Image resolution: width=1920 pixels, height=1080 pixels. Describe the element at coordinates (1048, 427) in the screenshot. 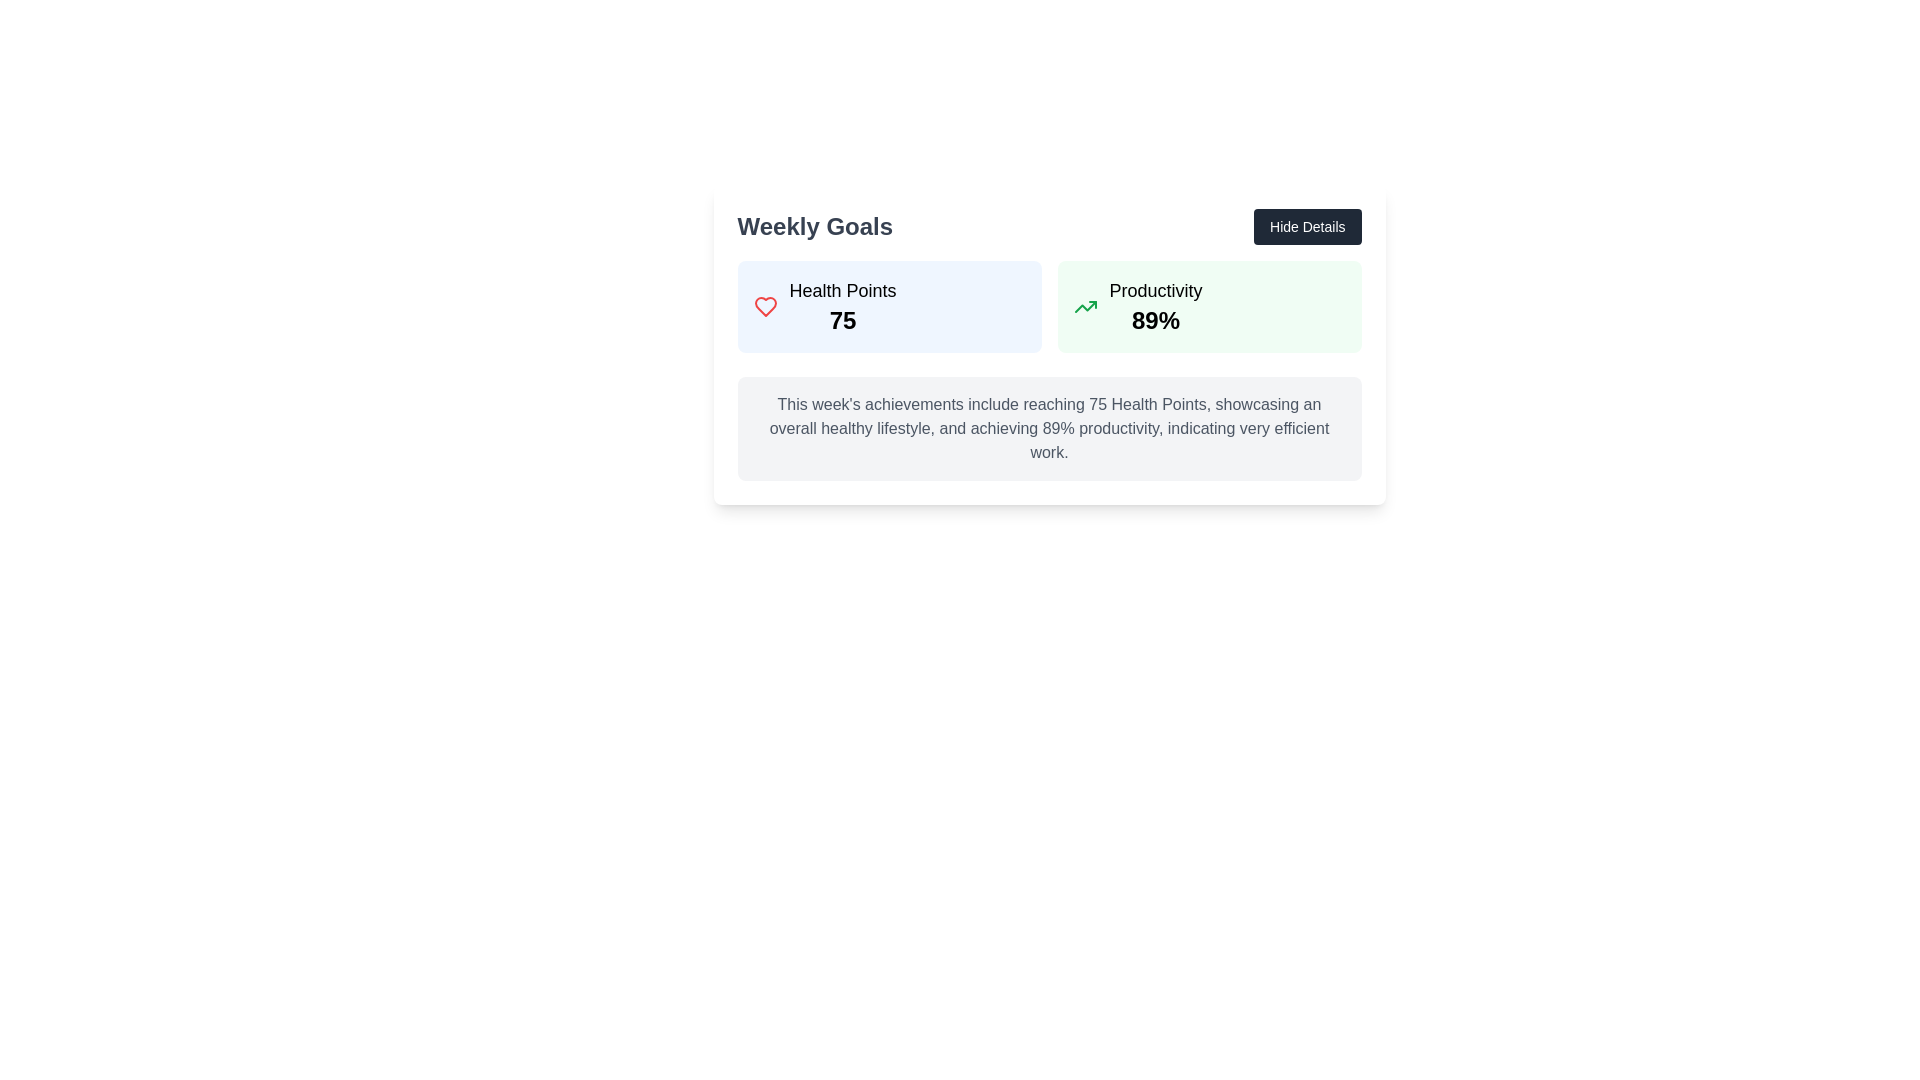

I see `the informational text box that has a light gray background, rounded corners, and contains text about achievements such as 75 Health Points and 89% productivity` at that location.